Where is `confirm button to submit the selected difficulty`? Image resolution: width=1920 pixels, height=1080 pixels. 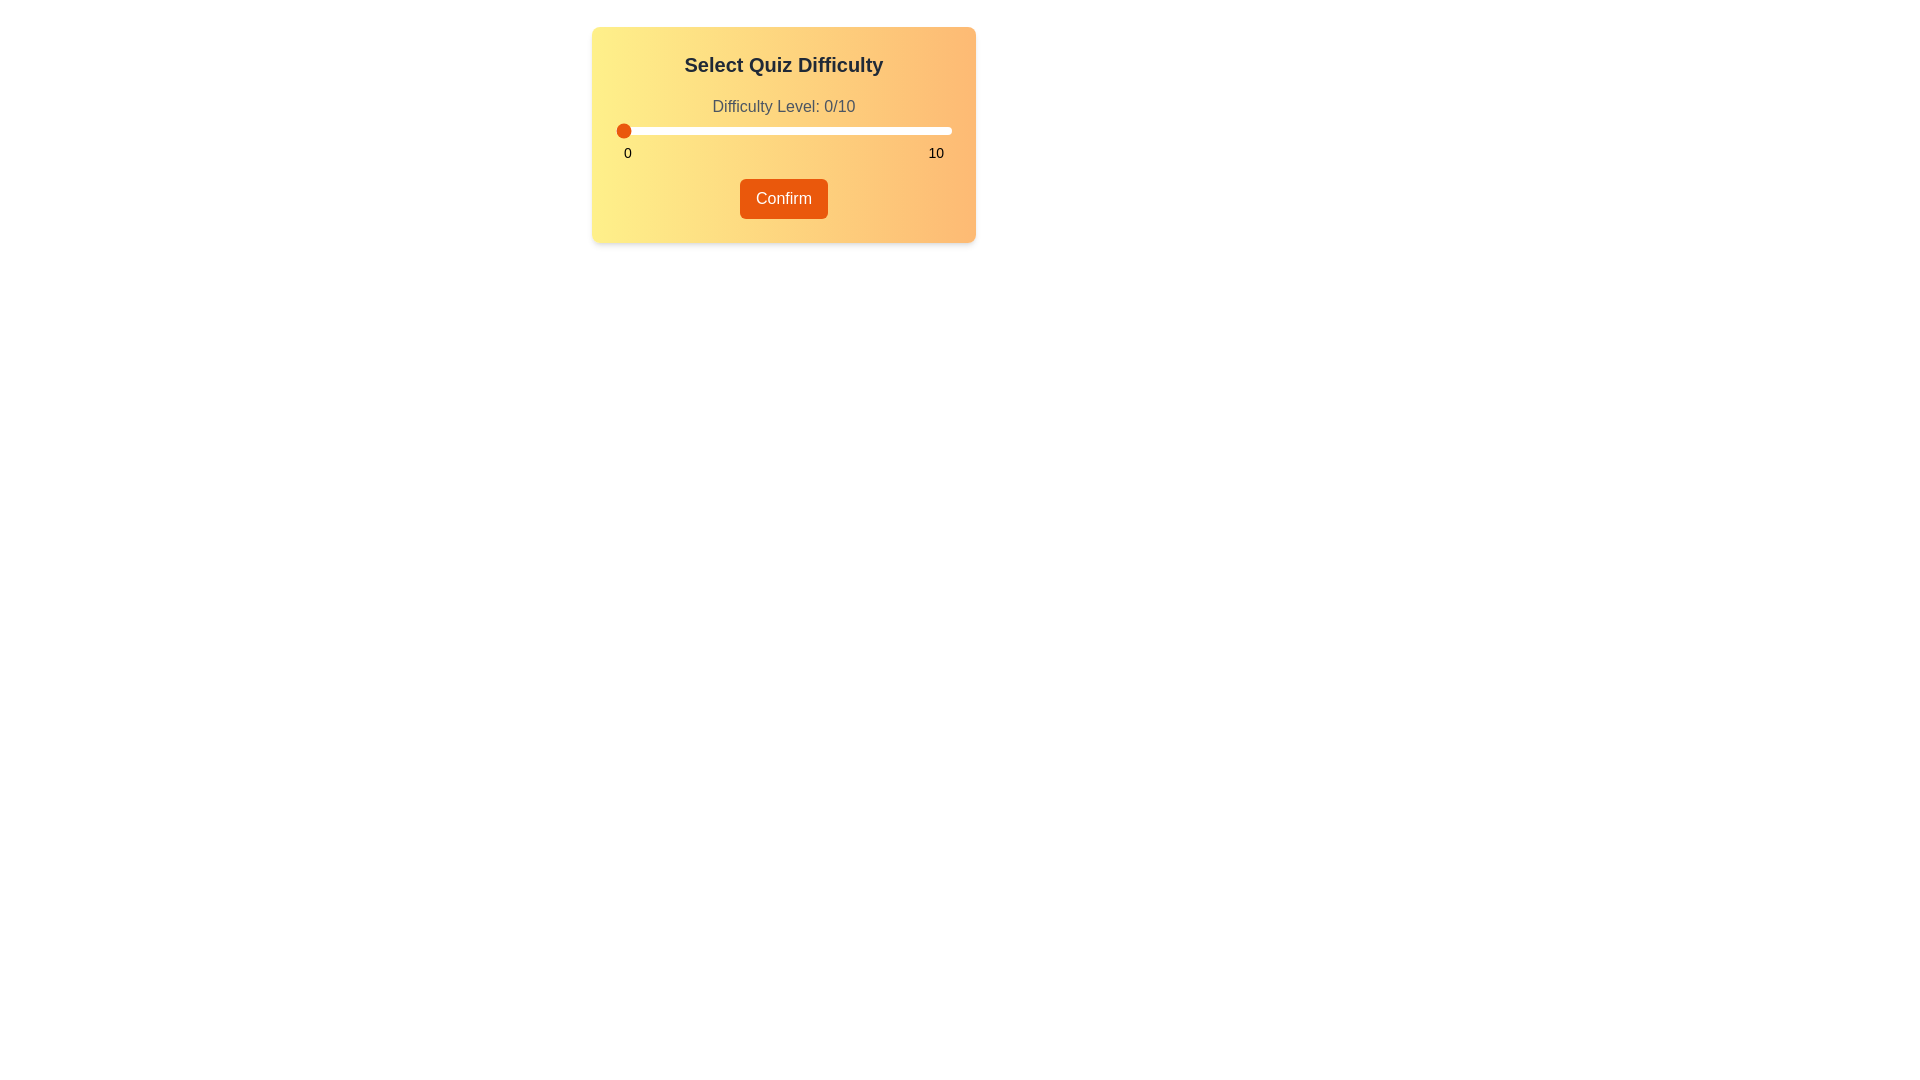
confirm button to submit the selected difficulty is located at coordinates (782, 199).